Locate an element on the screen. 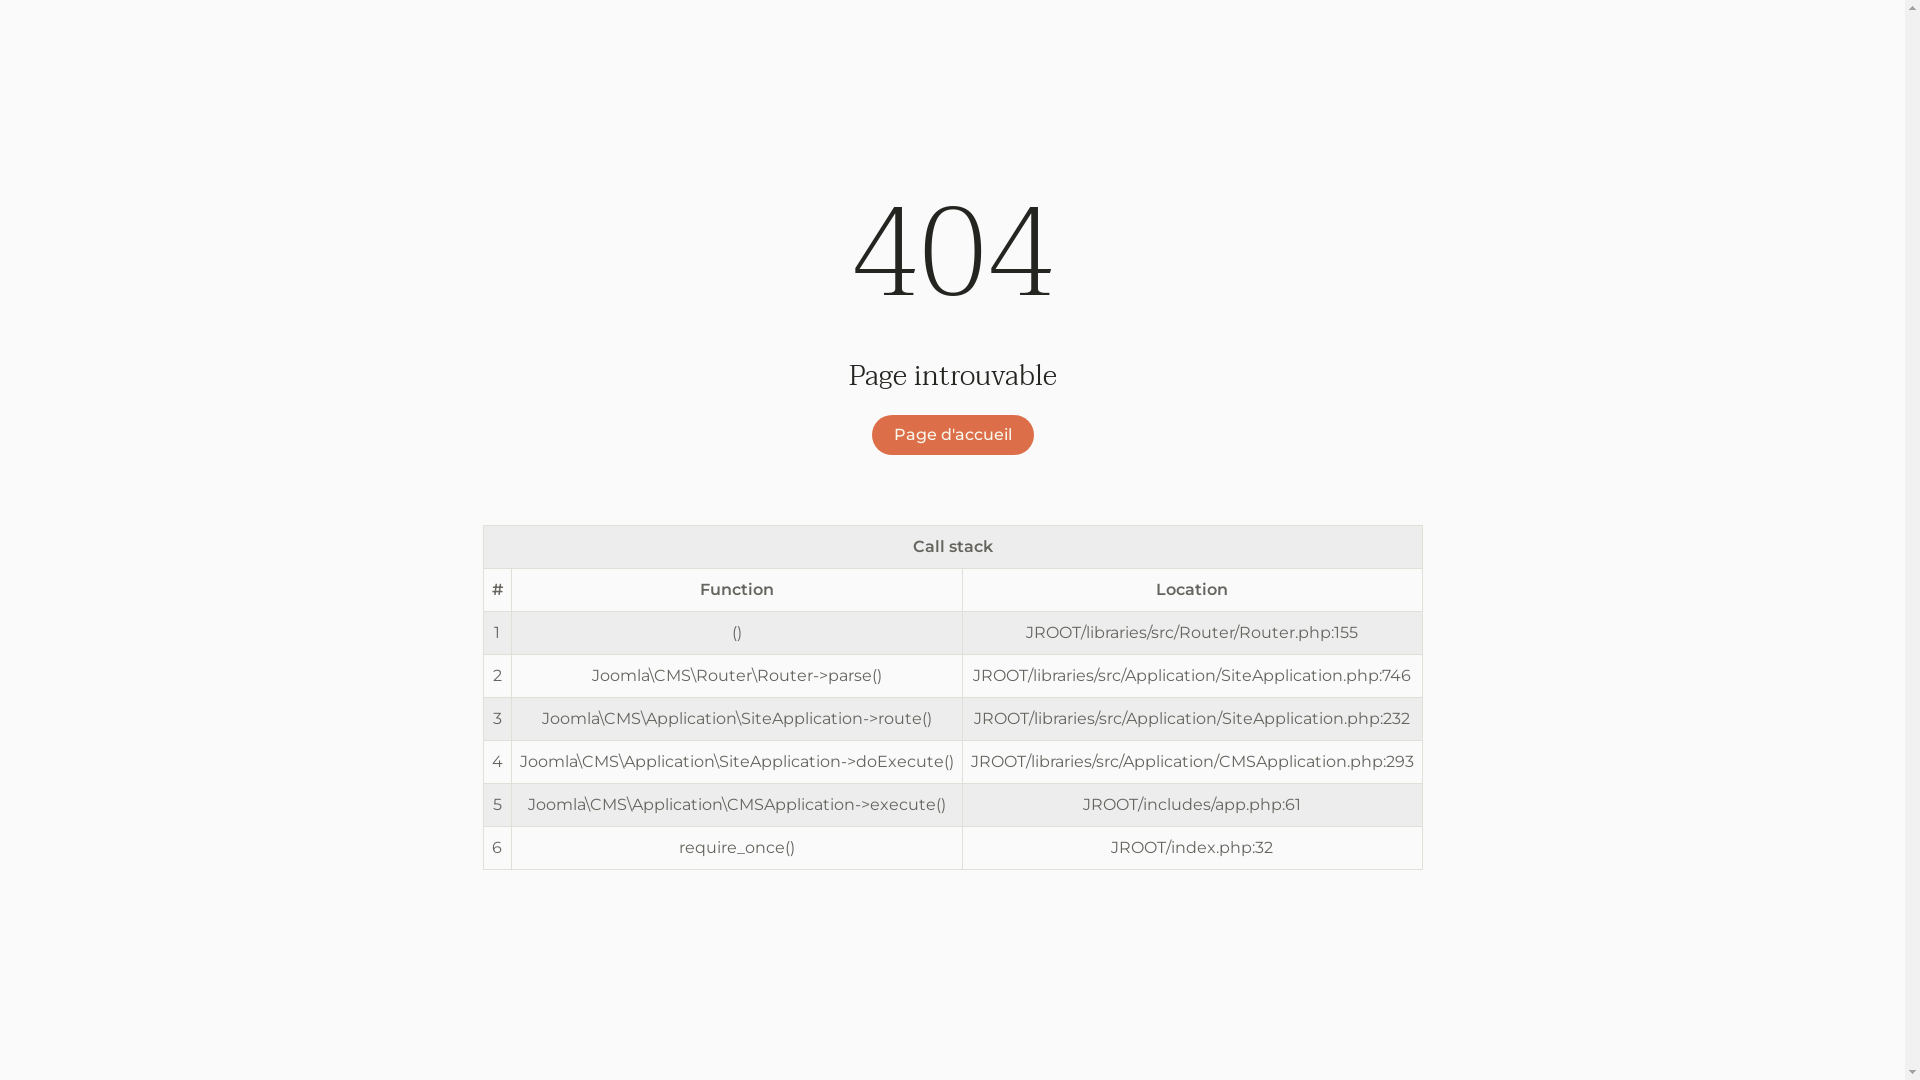 The height and width of the screenshot is (1080, 1920). 'Page d'accueil' is located at coordinates (952, 434).